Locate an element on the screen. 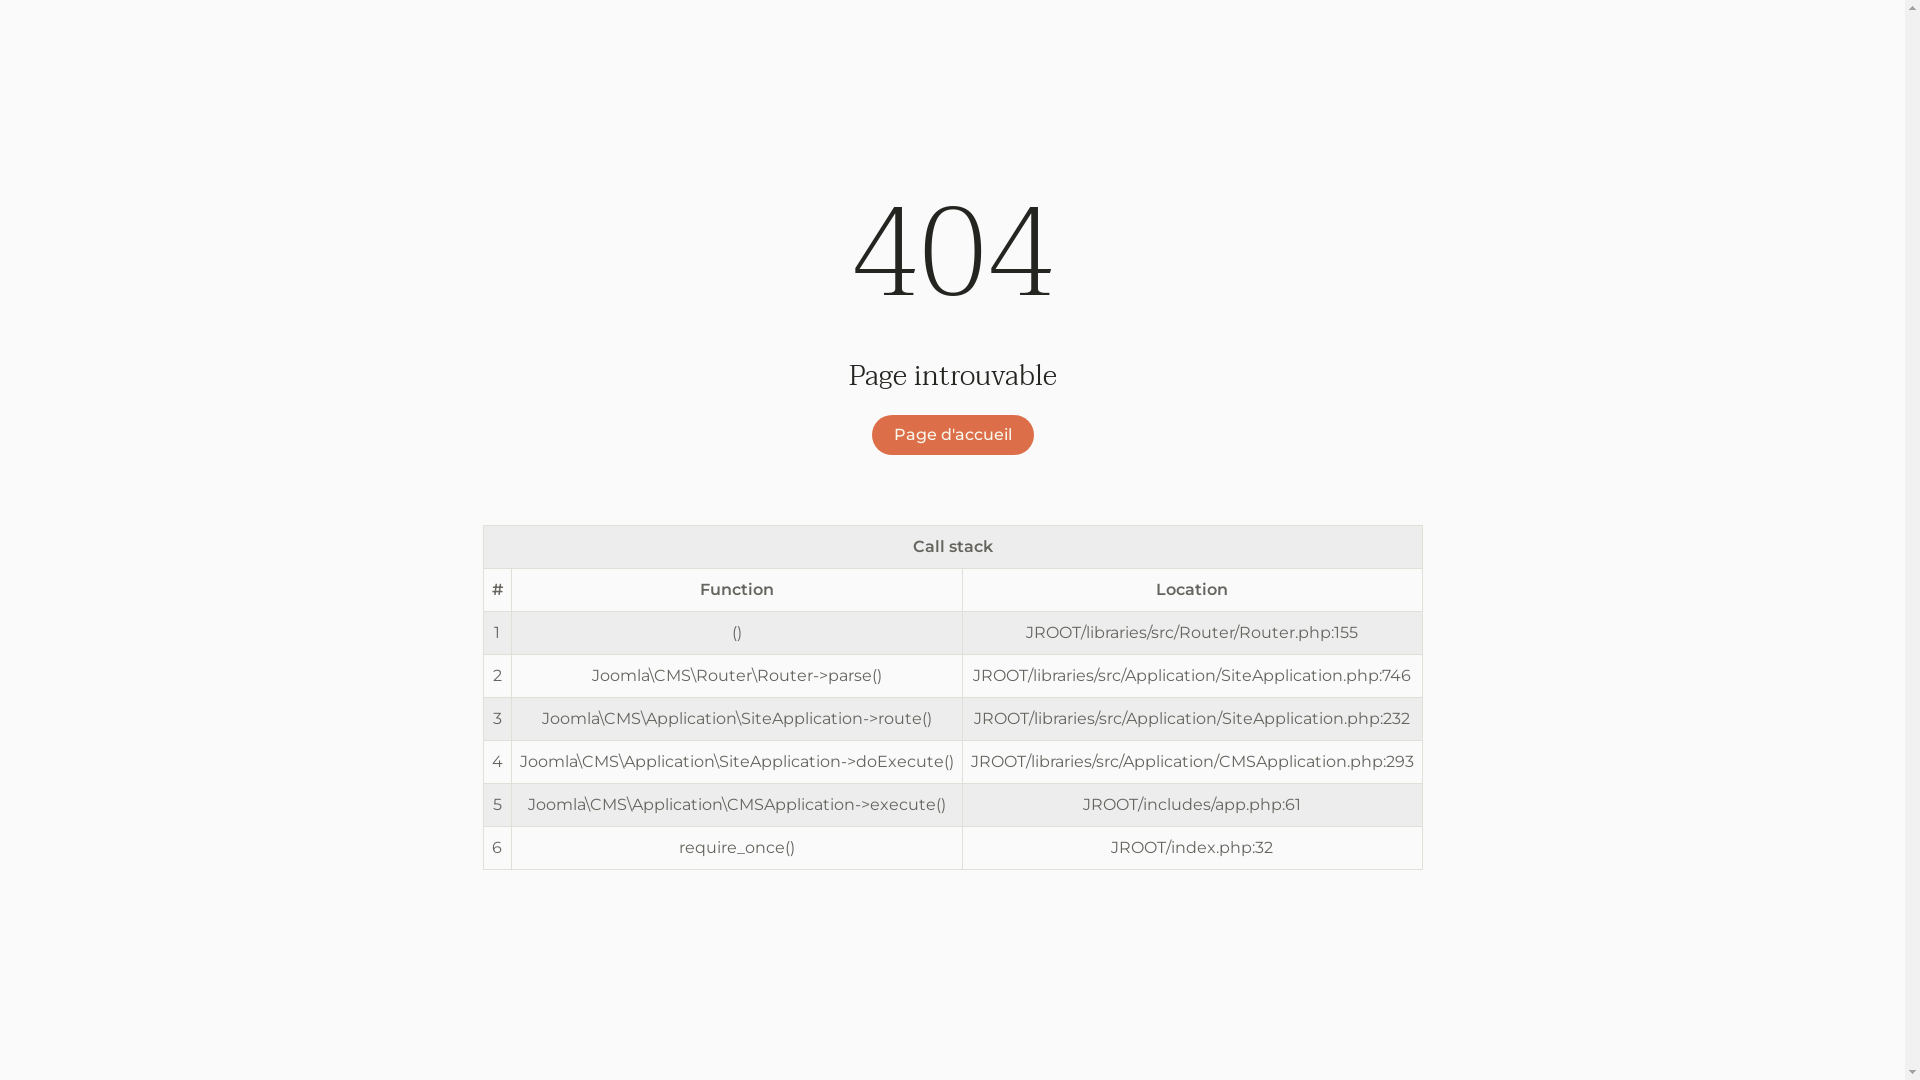 The height and width of the screenshot is (1080, 1920). 'Page d'accueil' is located at coordinates (952, 434).